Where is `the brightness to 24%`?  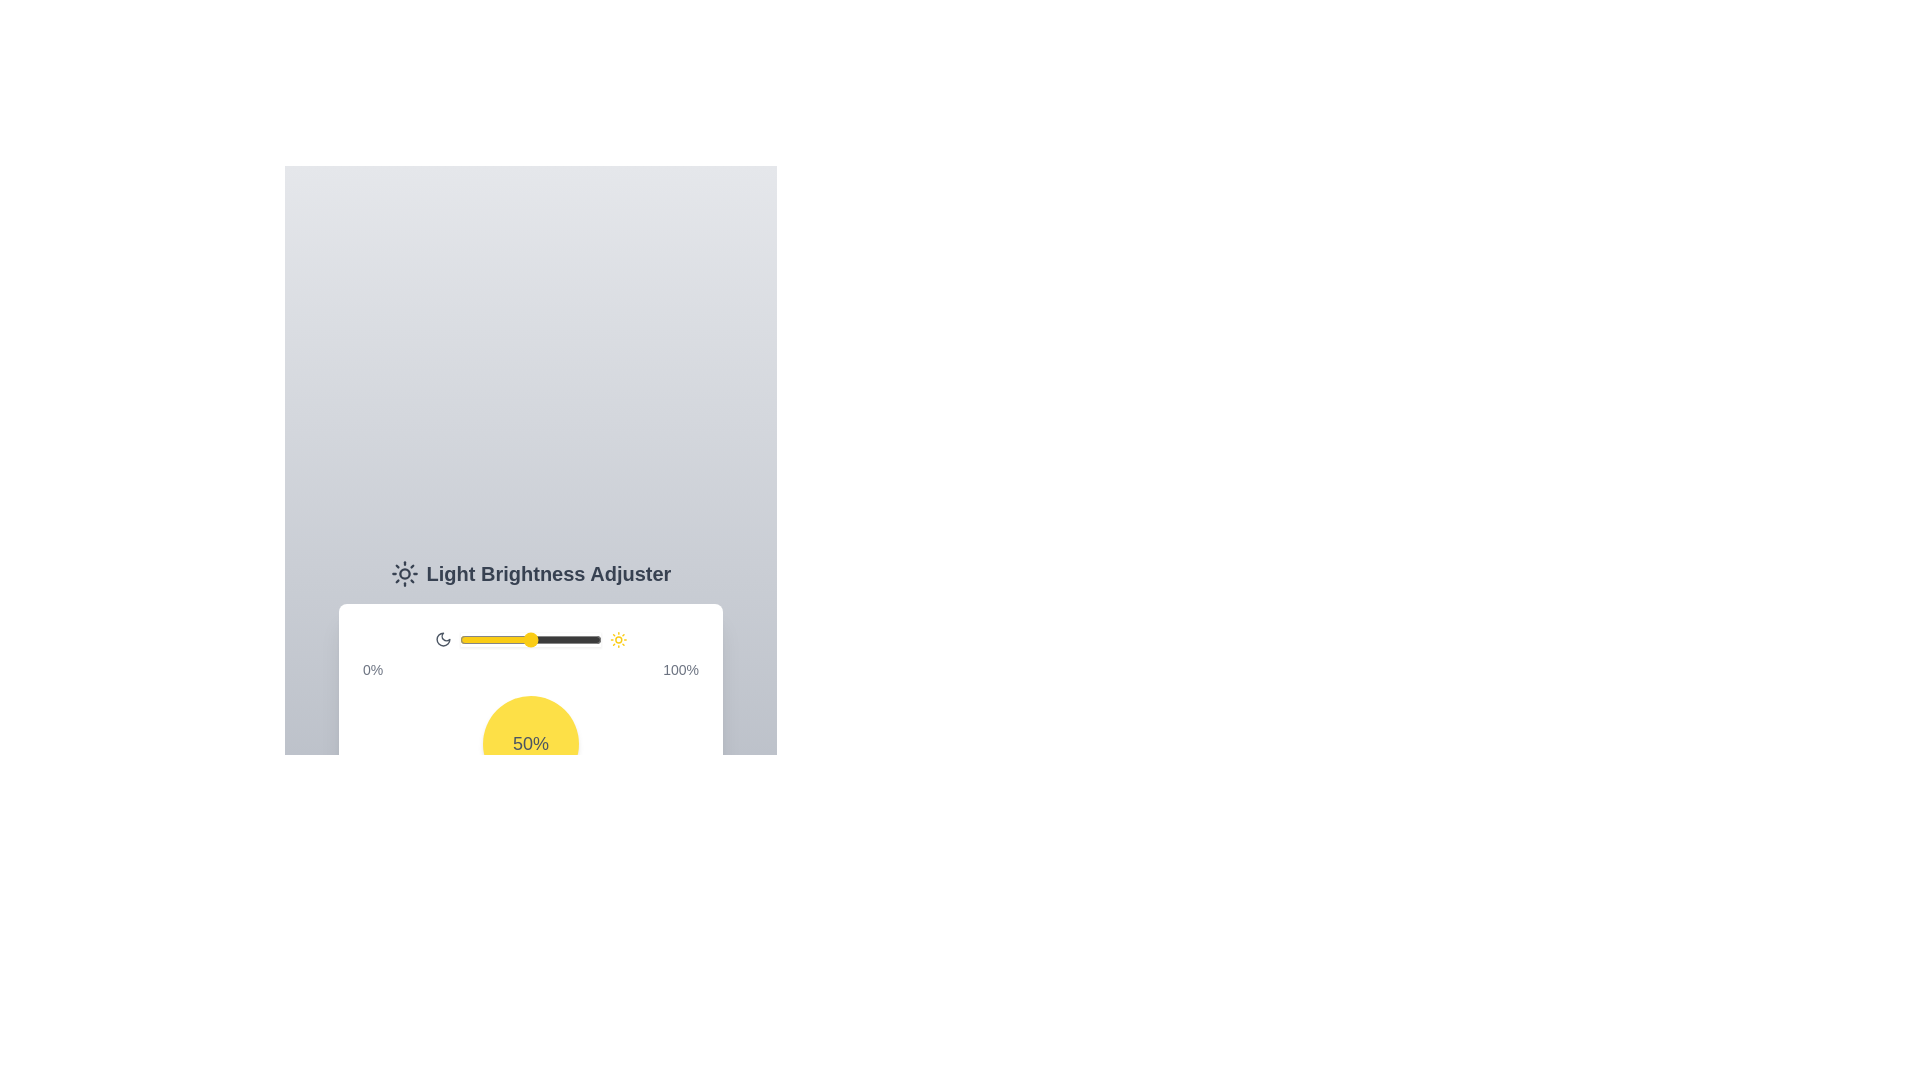
the brightness to 24% is located at coordinates (494, 640).